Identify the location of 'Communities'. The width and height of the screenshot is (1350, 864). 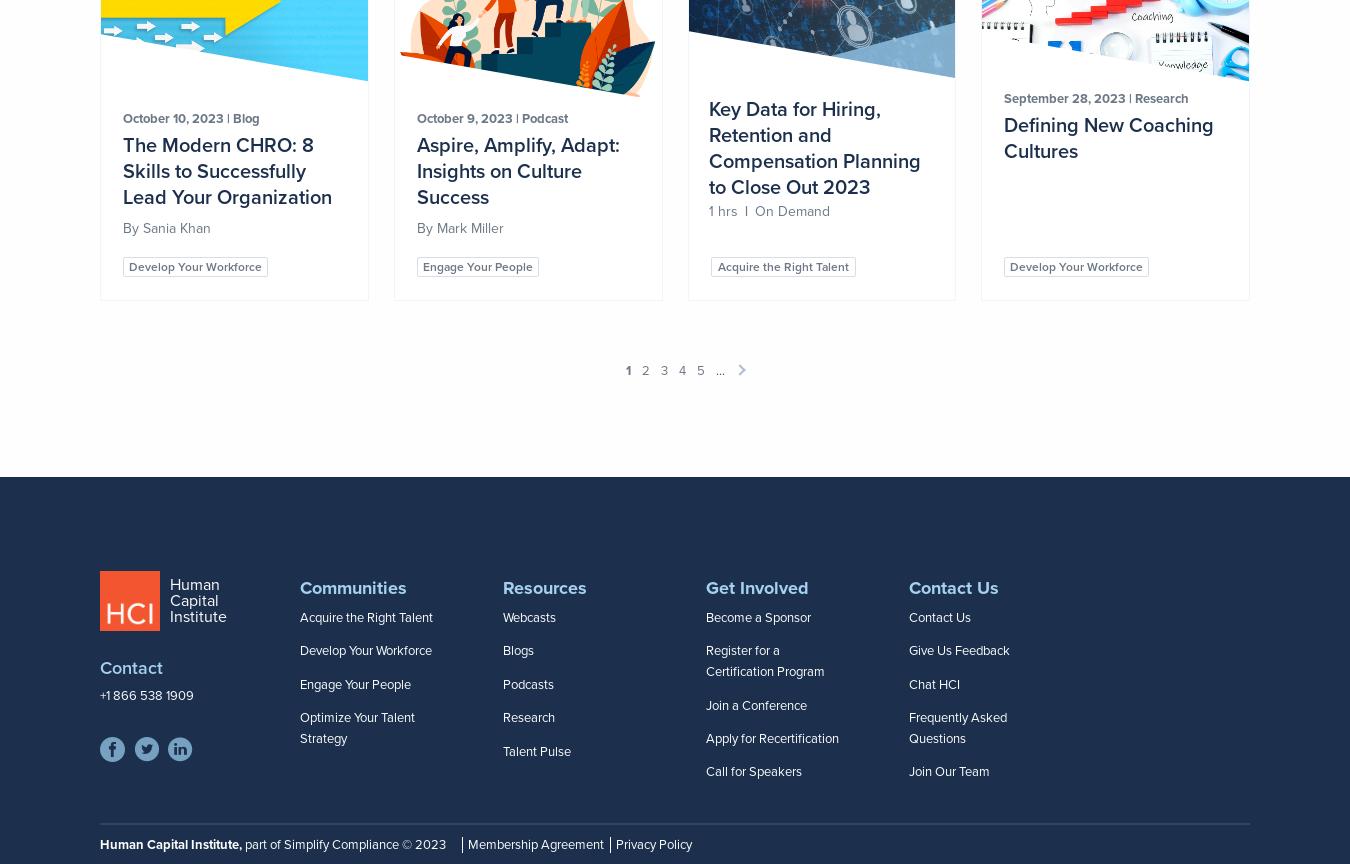
(353, 586).